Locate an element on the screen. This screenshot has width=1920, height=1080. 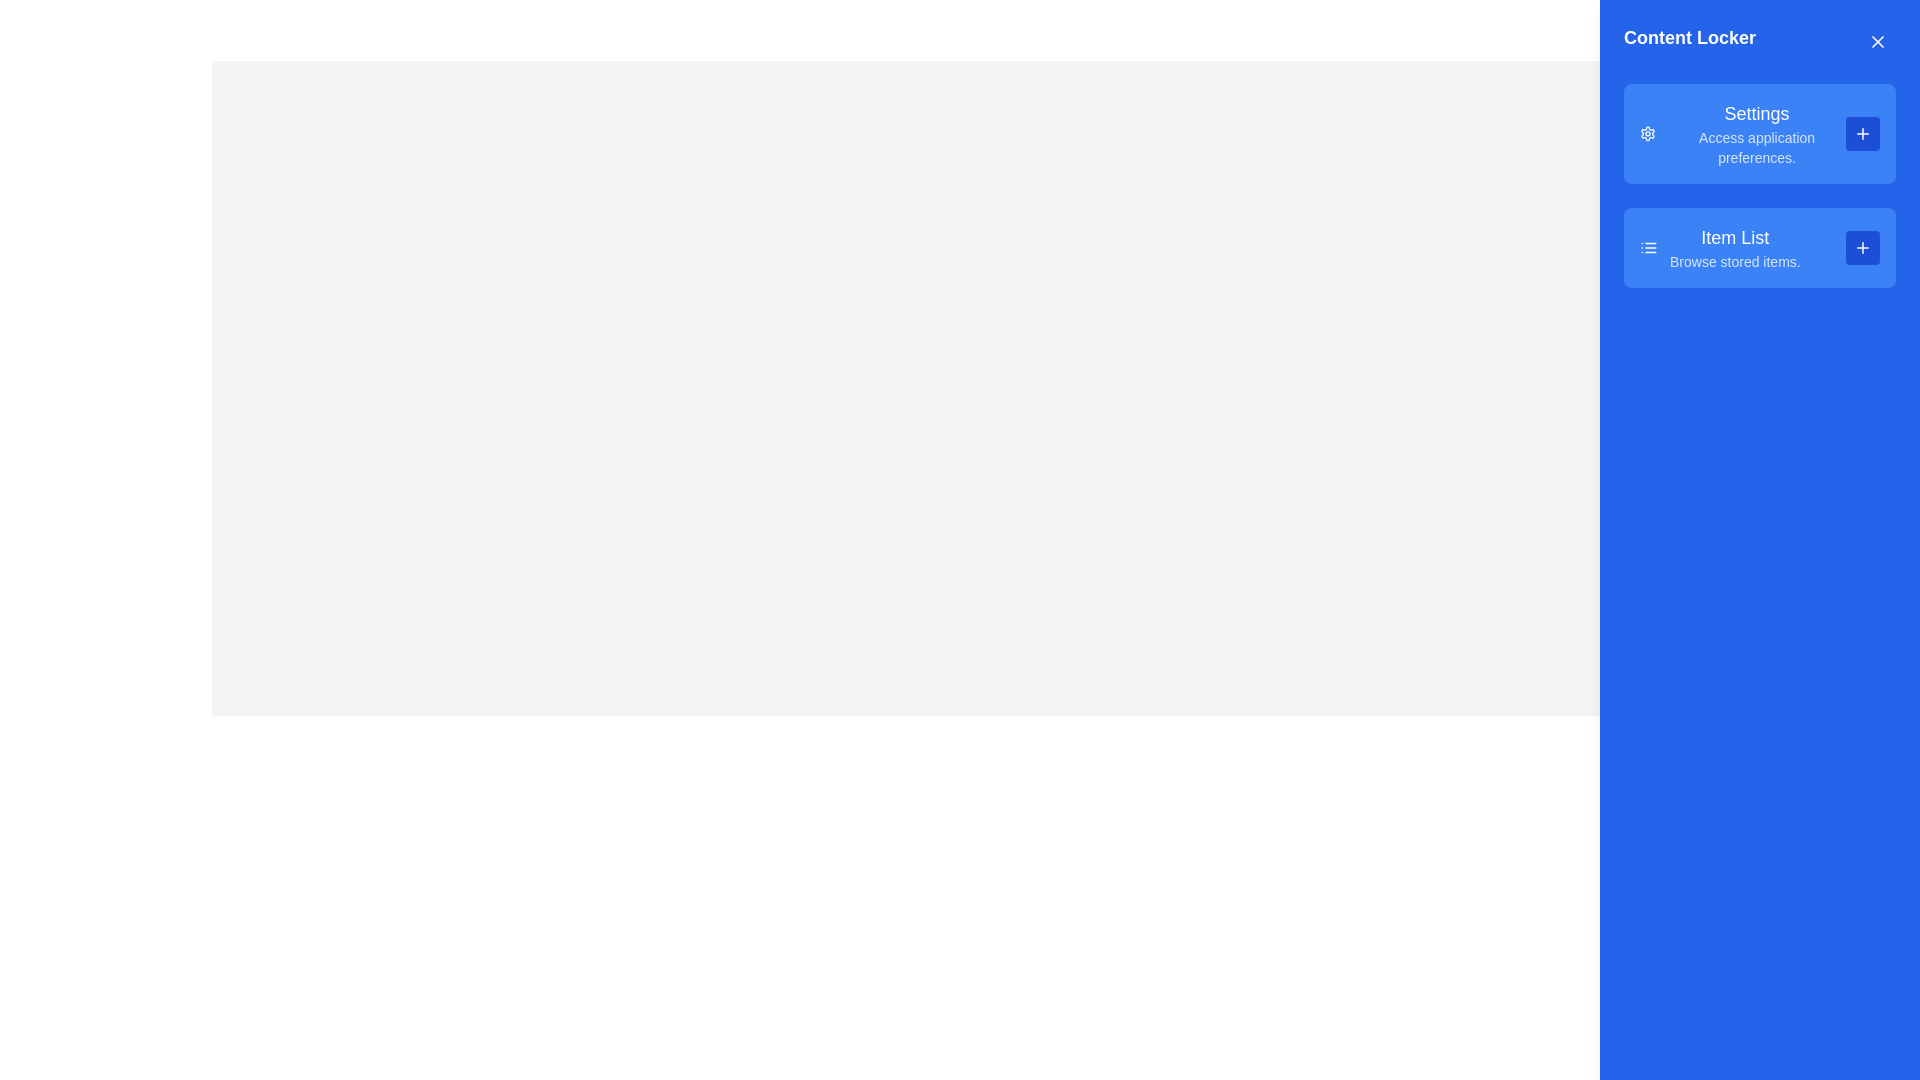
the blue rectangular button with rounded corners labeled 'Settings' is located at coordinates (1760, 134).